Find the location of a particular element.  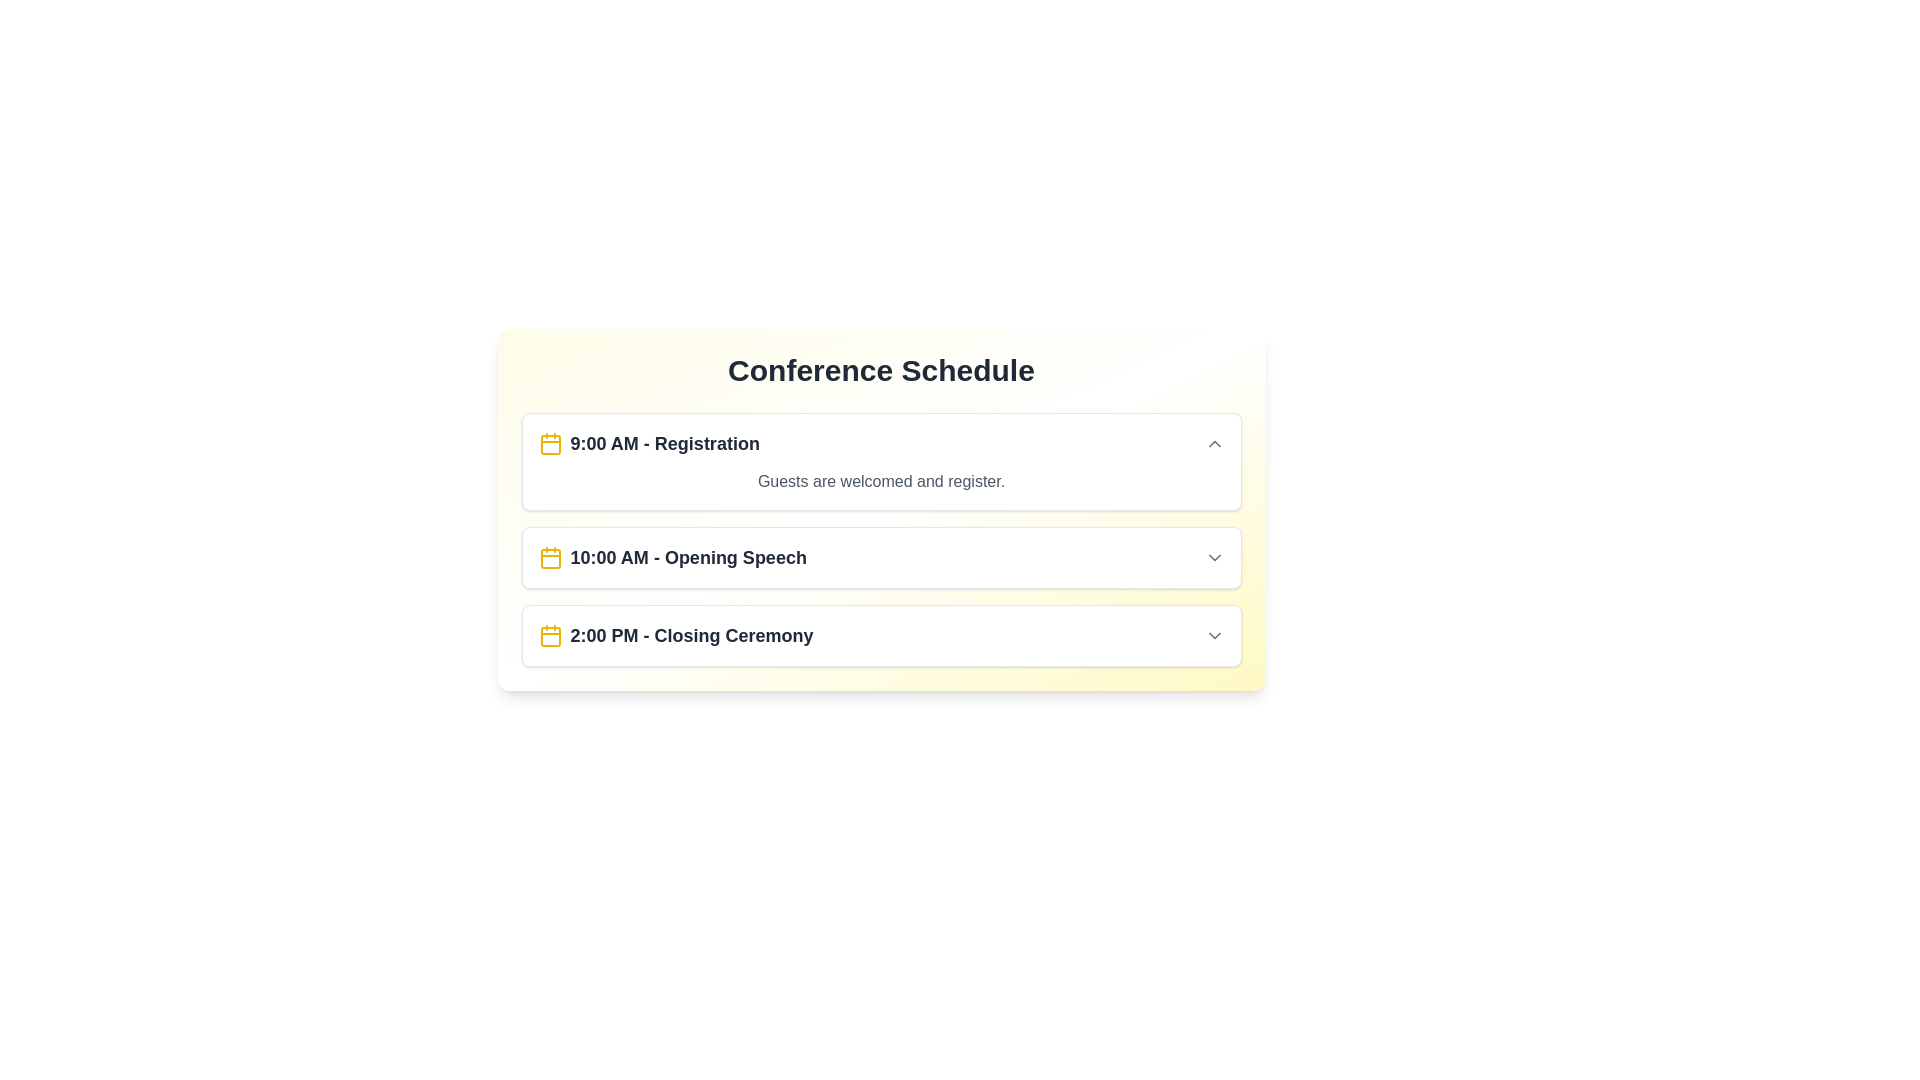

the central text label displaying the timing and title of a scheduled item in the conference agenda, located within the 'Conference Schedule' list is located at coordinates (688, 558).